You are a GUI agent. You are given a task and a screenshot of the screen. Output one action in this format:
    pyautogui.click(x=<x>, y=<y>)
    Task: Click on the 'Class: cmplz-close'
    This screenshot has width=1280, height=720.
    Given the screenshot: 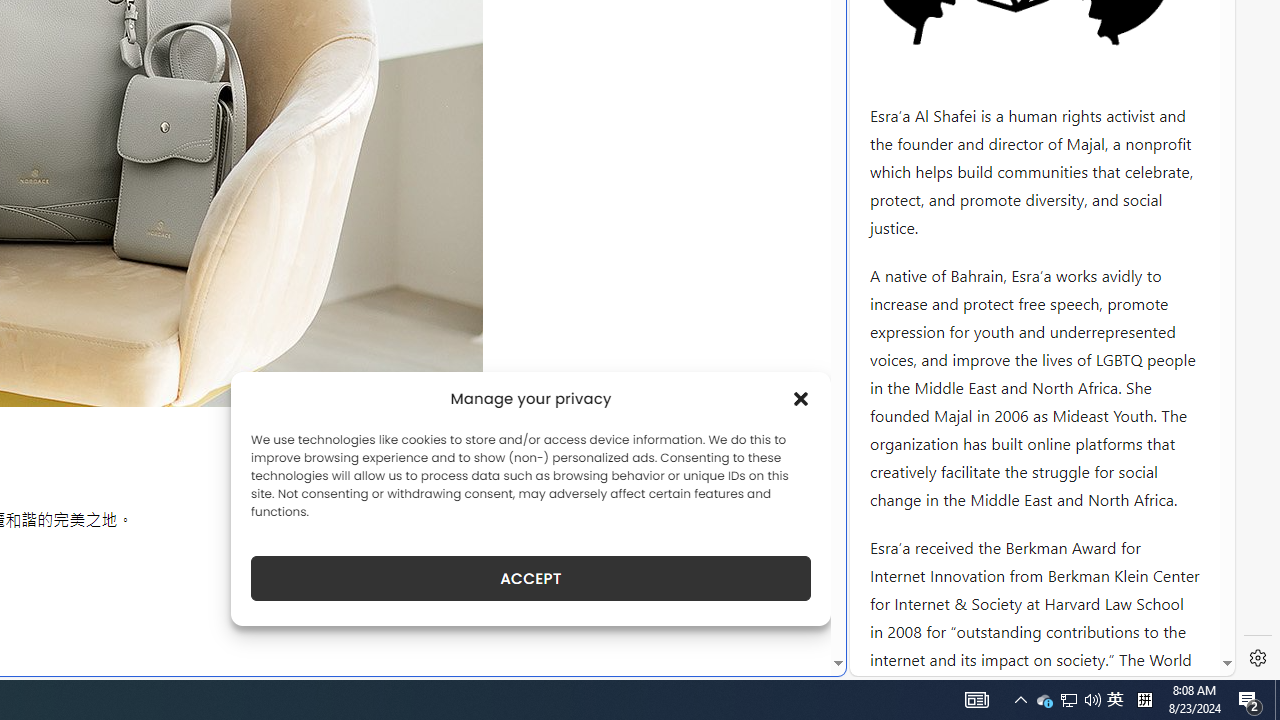 What is the action you would take?
    pyautogui.click(x=801, y=398)
    